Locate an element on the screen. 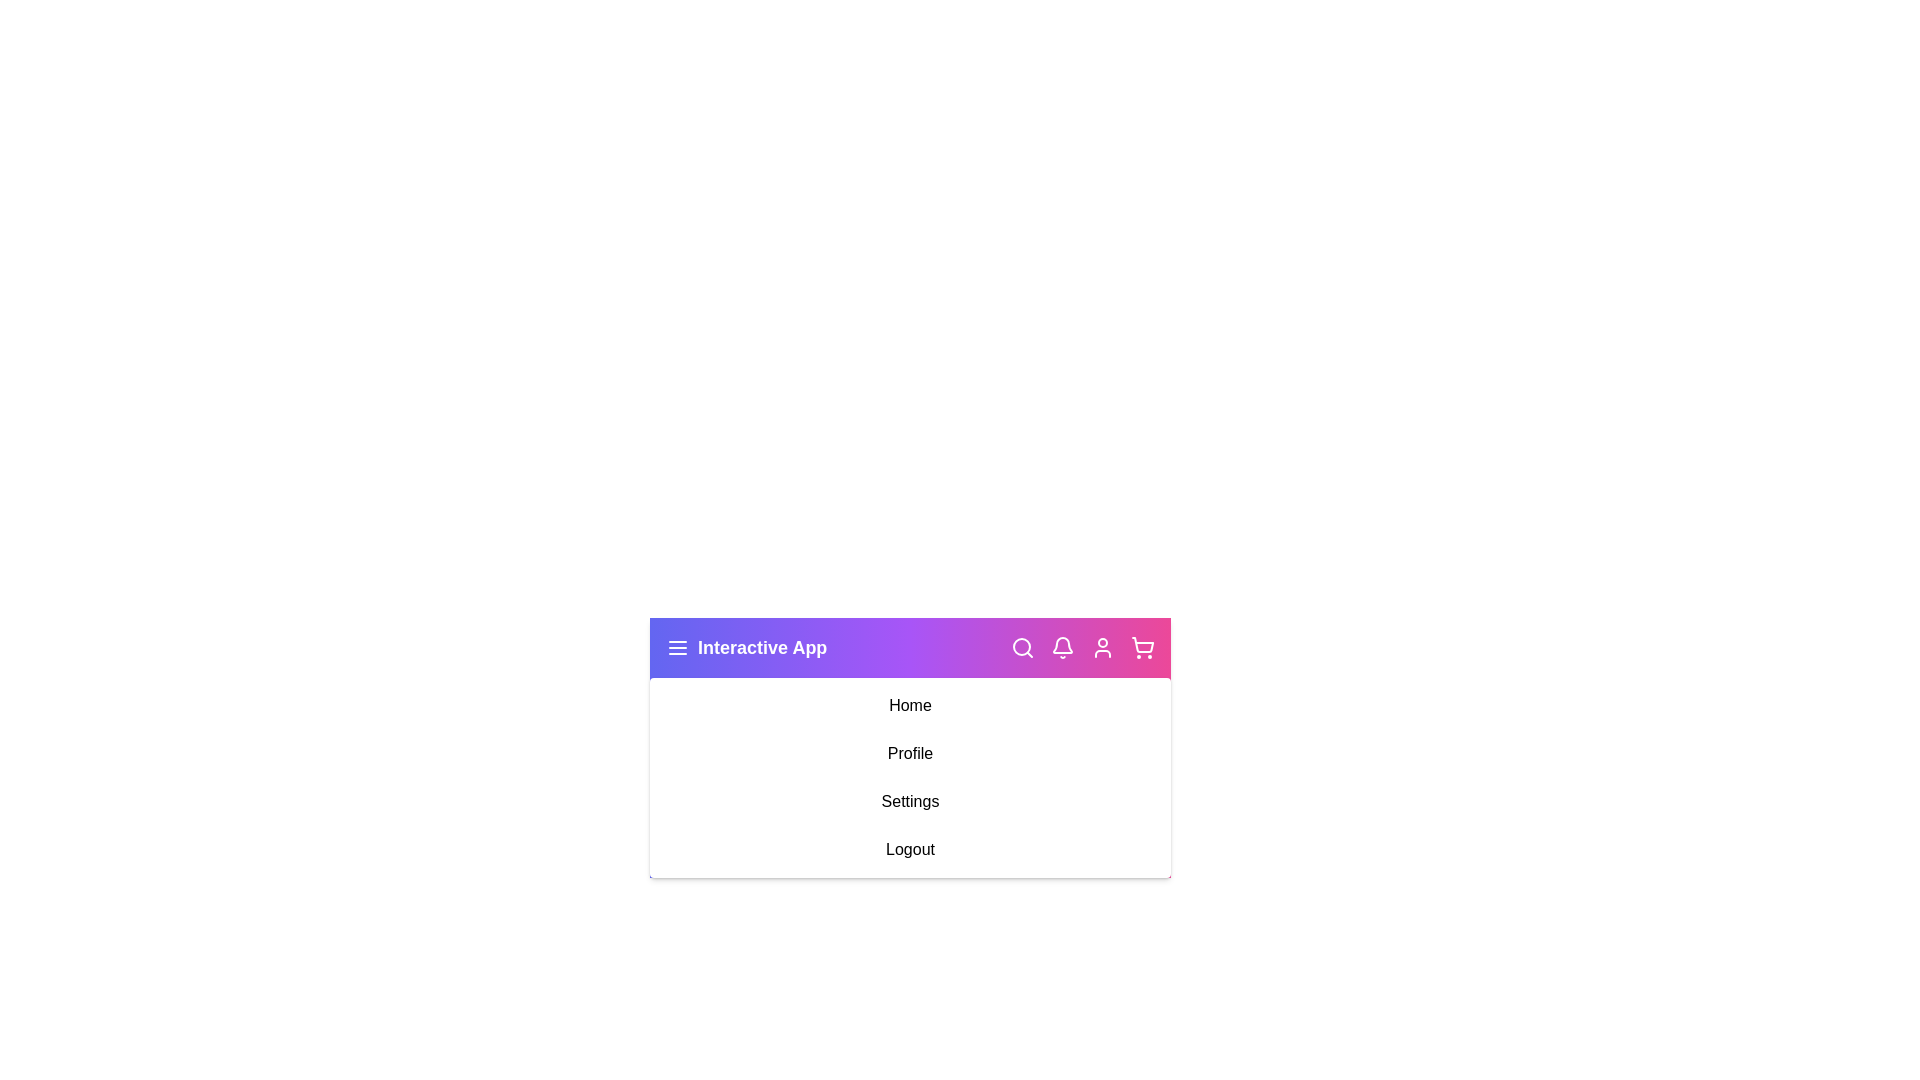  the menu_icon to observe hover effects is located at coordinates (677, 648).